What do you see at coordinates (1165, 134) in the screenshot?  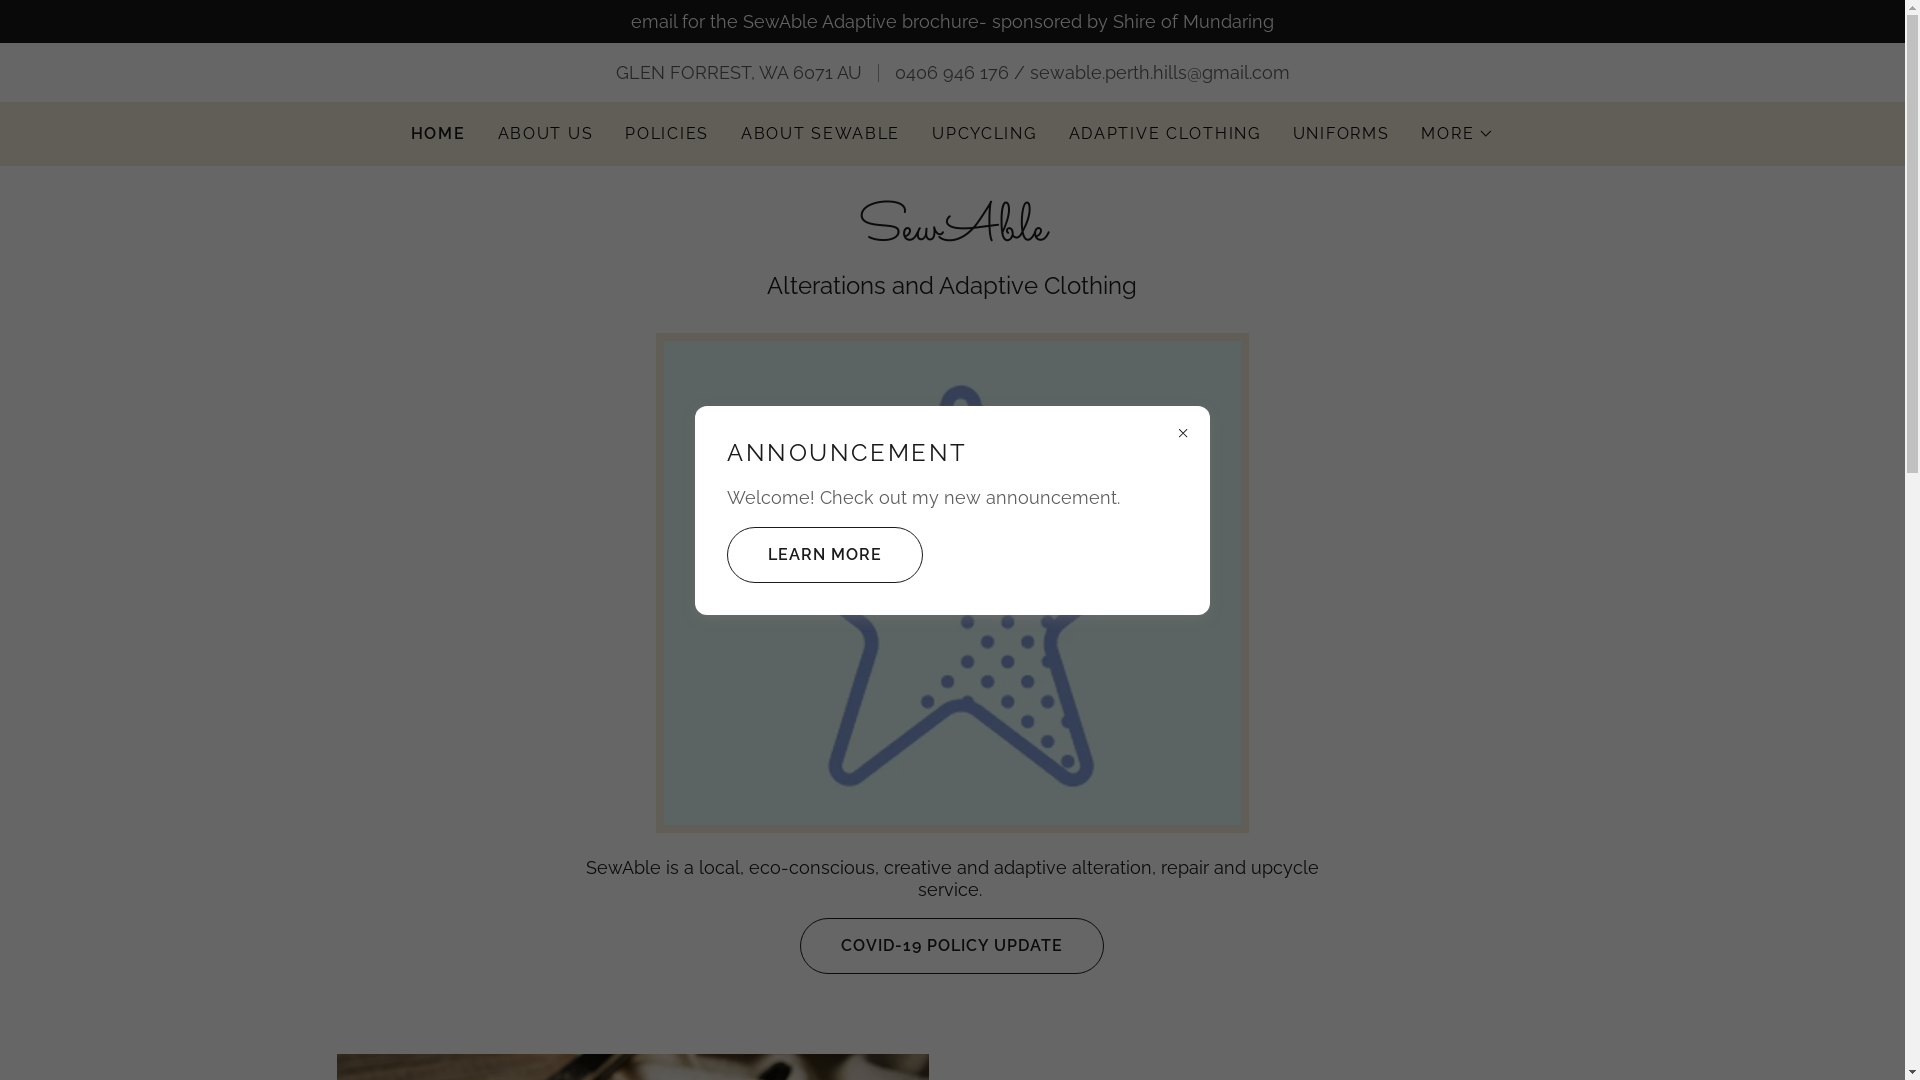 I see `'ADAPTIVE CLOTHING'` at bounding box center [1165, 134].